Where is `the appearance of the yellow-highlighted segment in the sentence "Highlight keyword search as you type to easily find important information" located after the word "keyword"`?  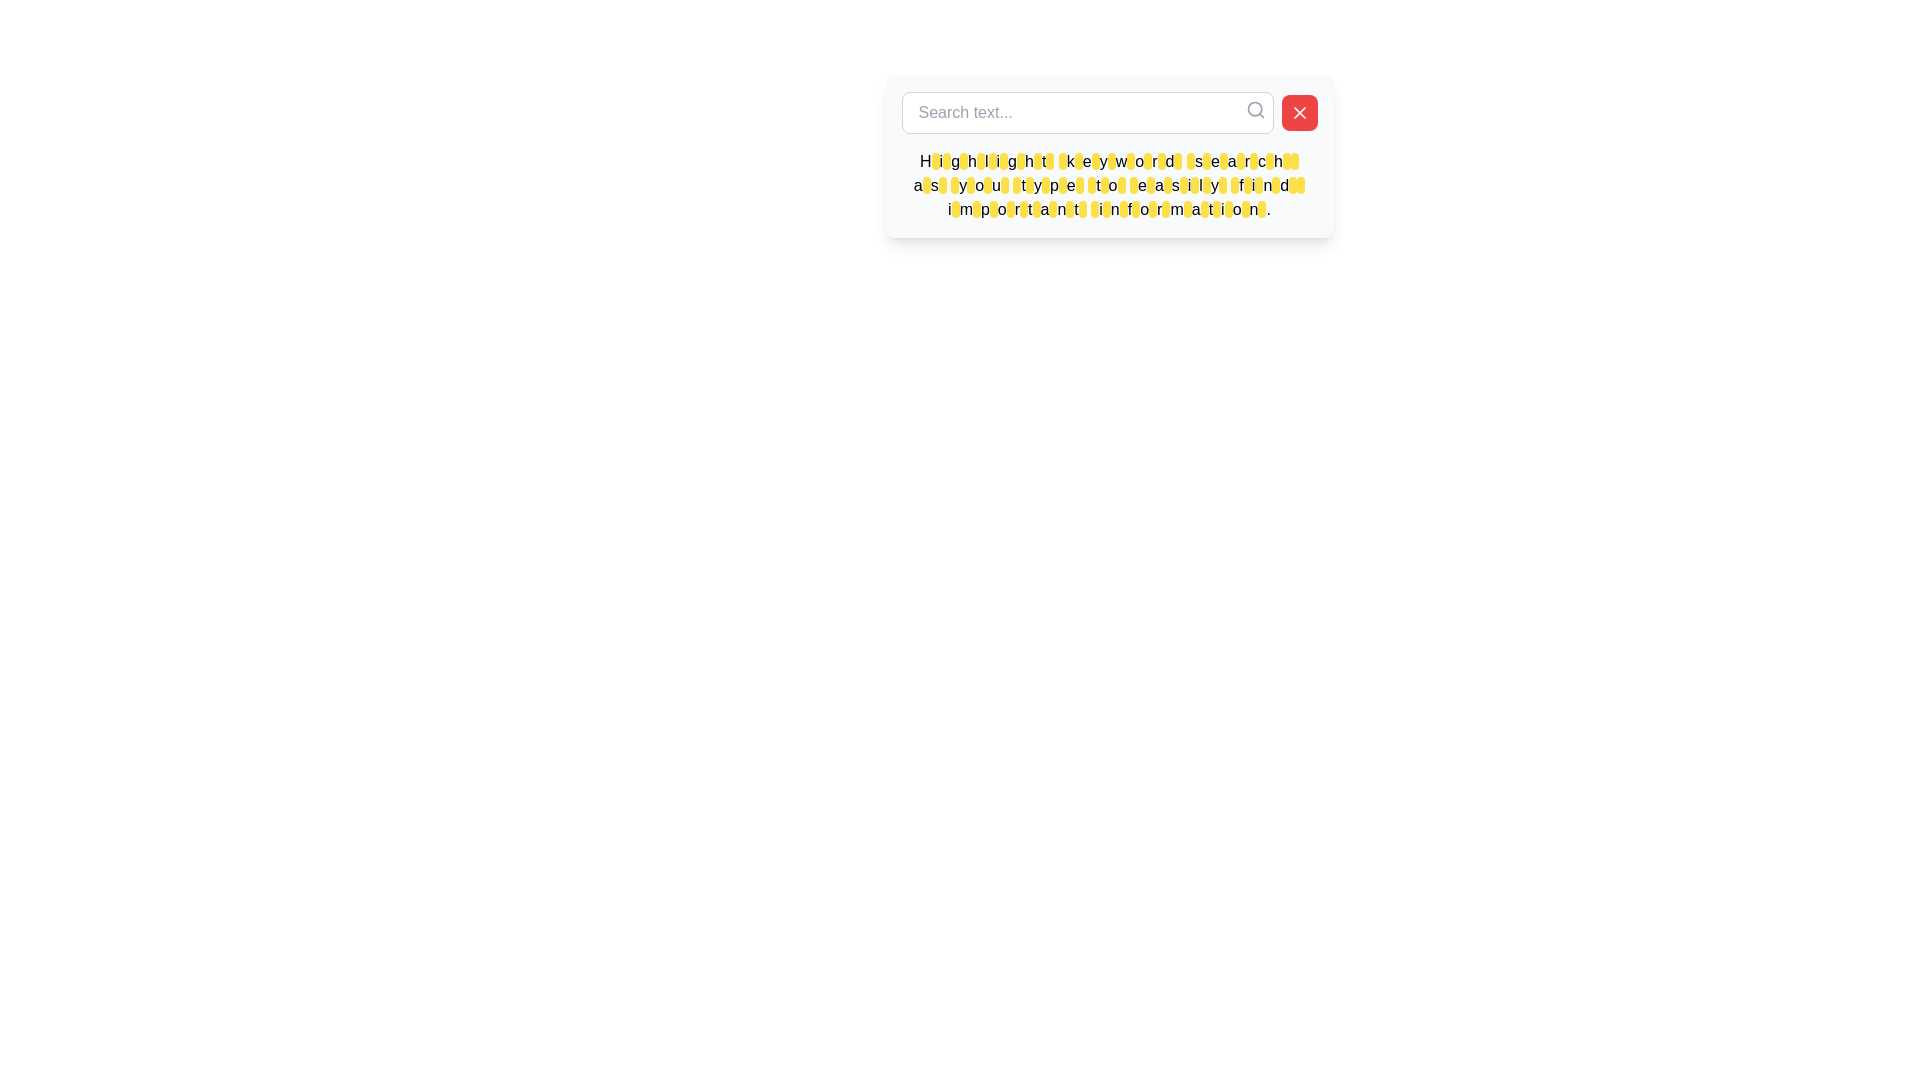
the appearance of the yellow-highlighted segment in the sentence "Highlight keyword search as you type to easily find important information" located after the word "keyword" is located at coordinates (1077, 160).